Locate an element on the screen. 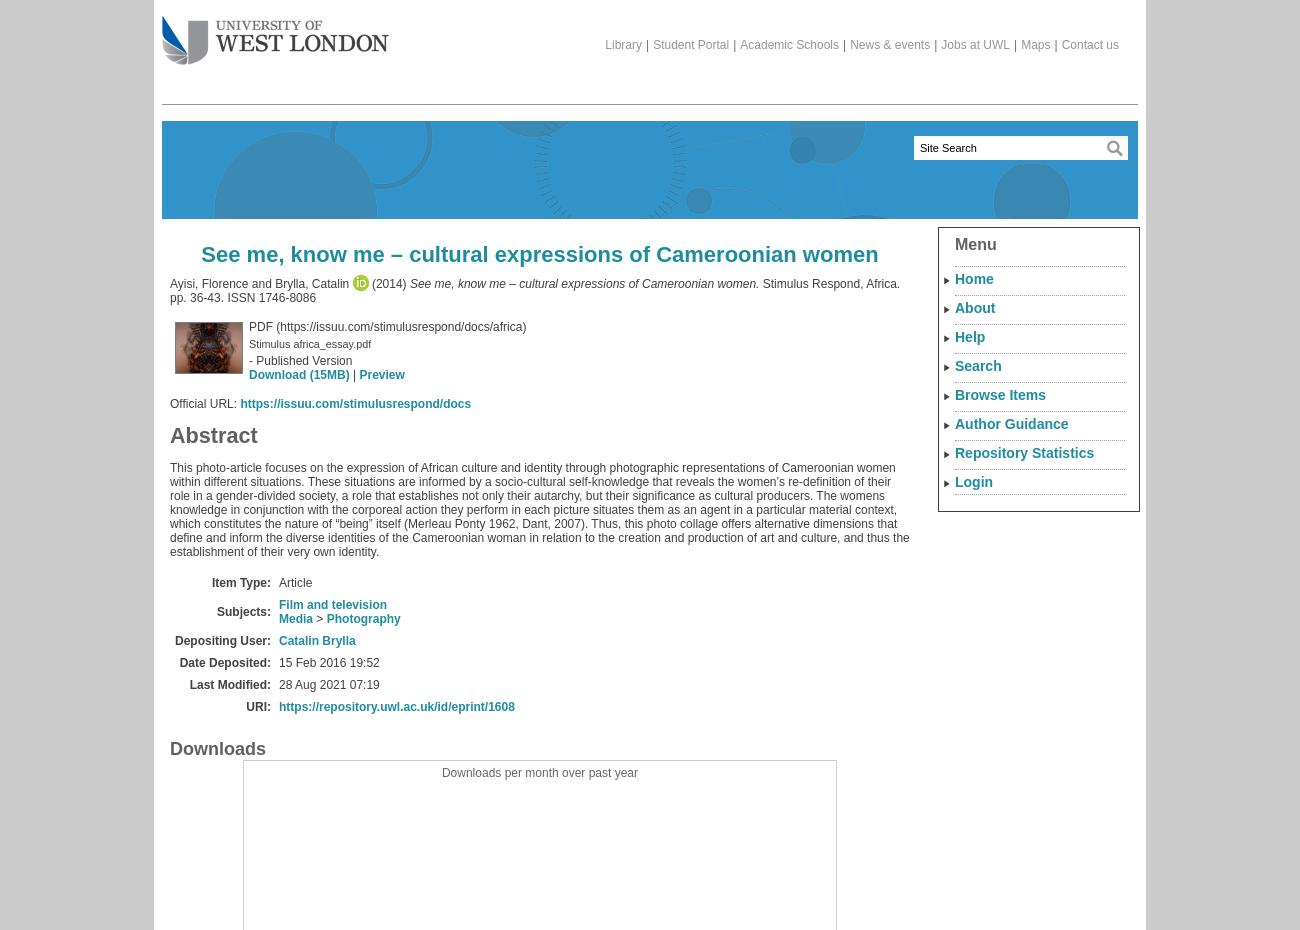 The image size is (1300, 930). '28 Aug 2021 07:19' is located at coordinates (328, 684).